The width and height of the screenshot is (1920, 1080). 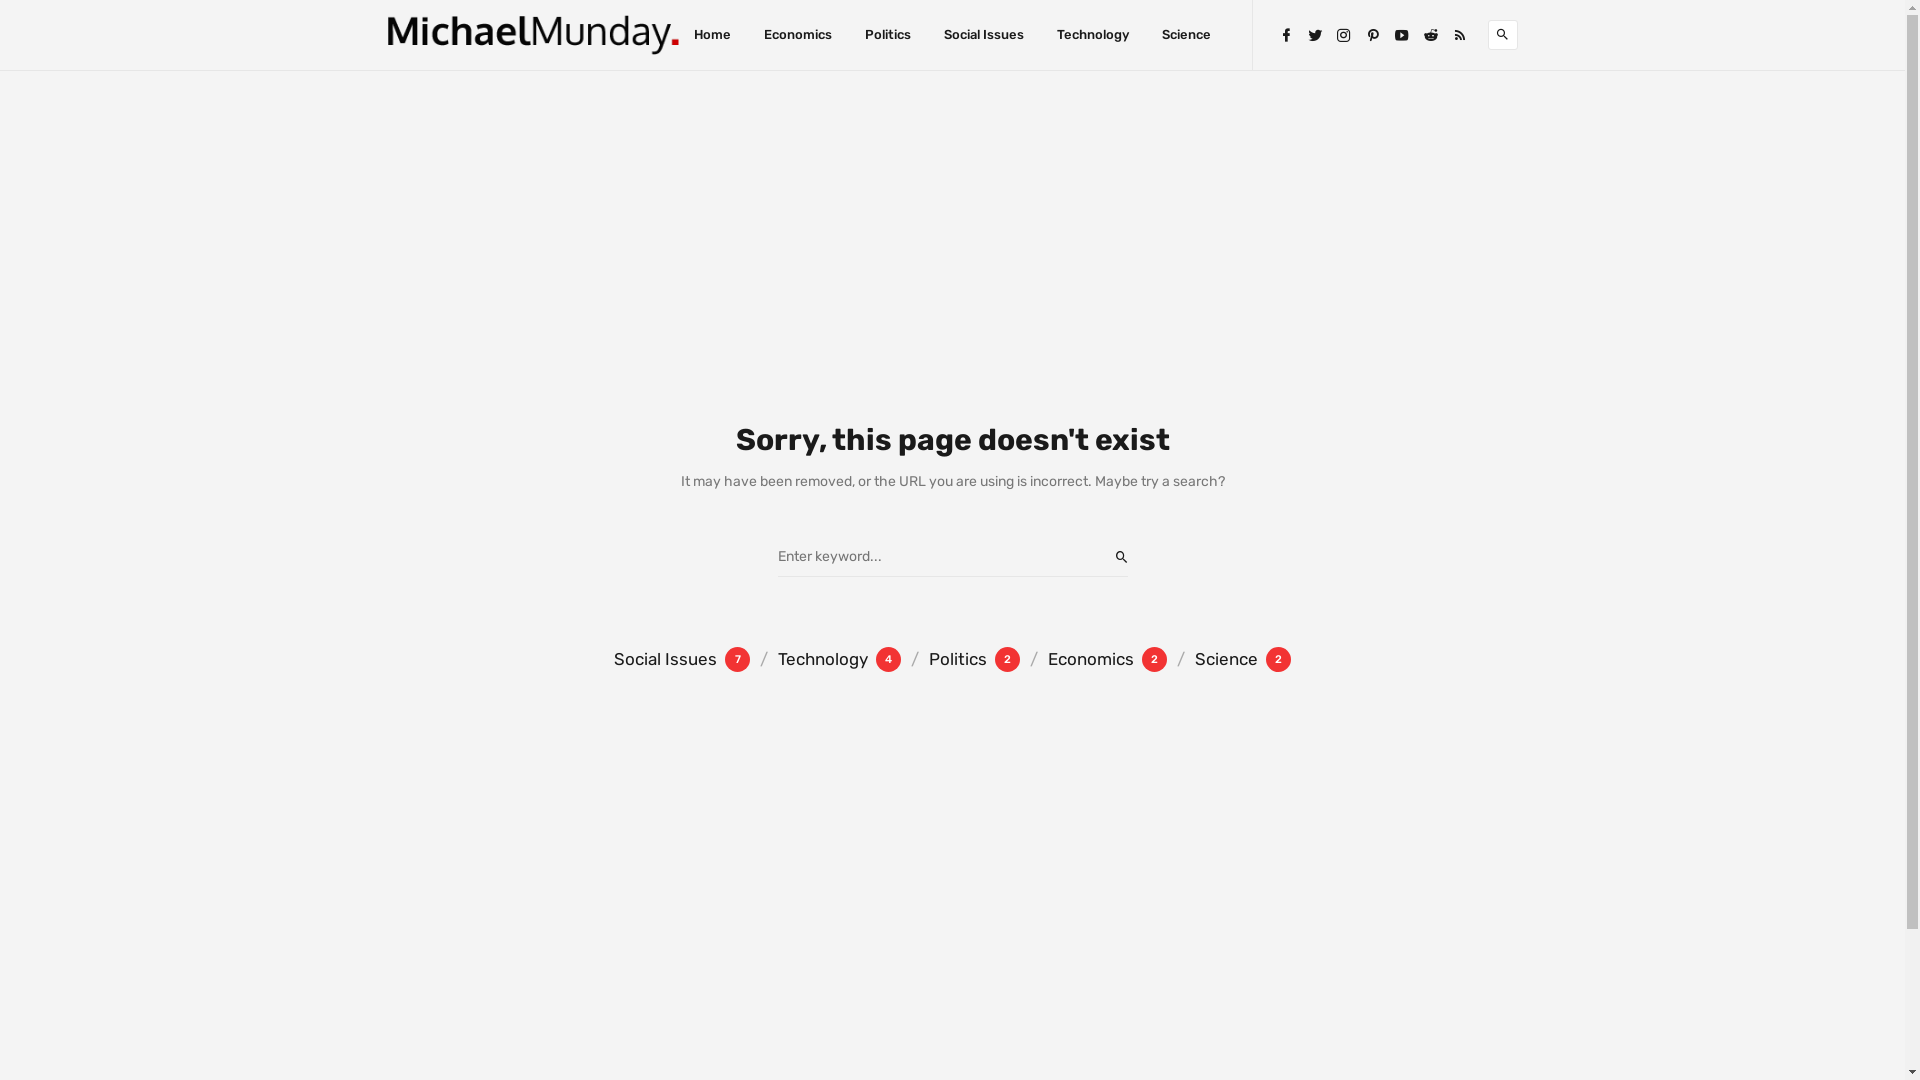 I want to click on 'Politics', so click(x=887, y=34).